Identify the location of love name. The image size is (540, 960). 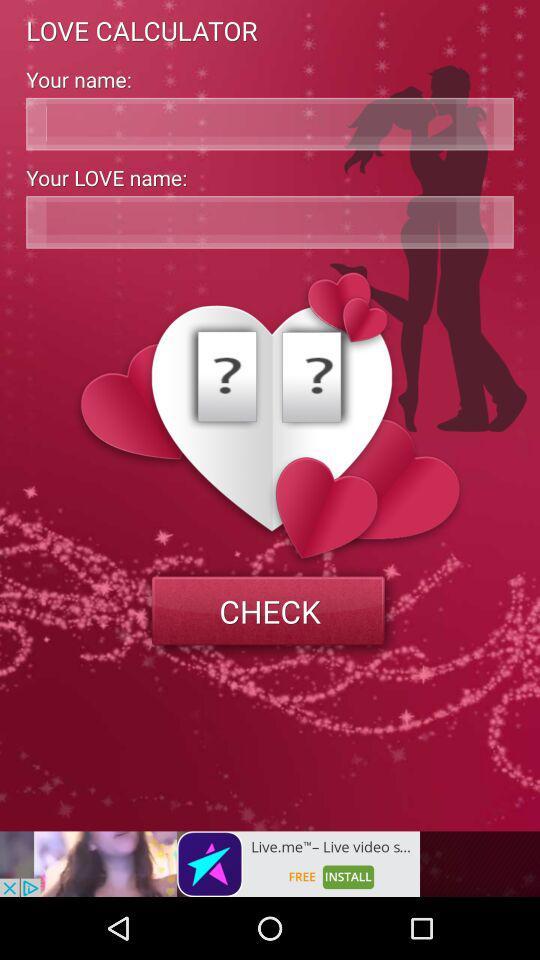
(270, 222).